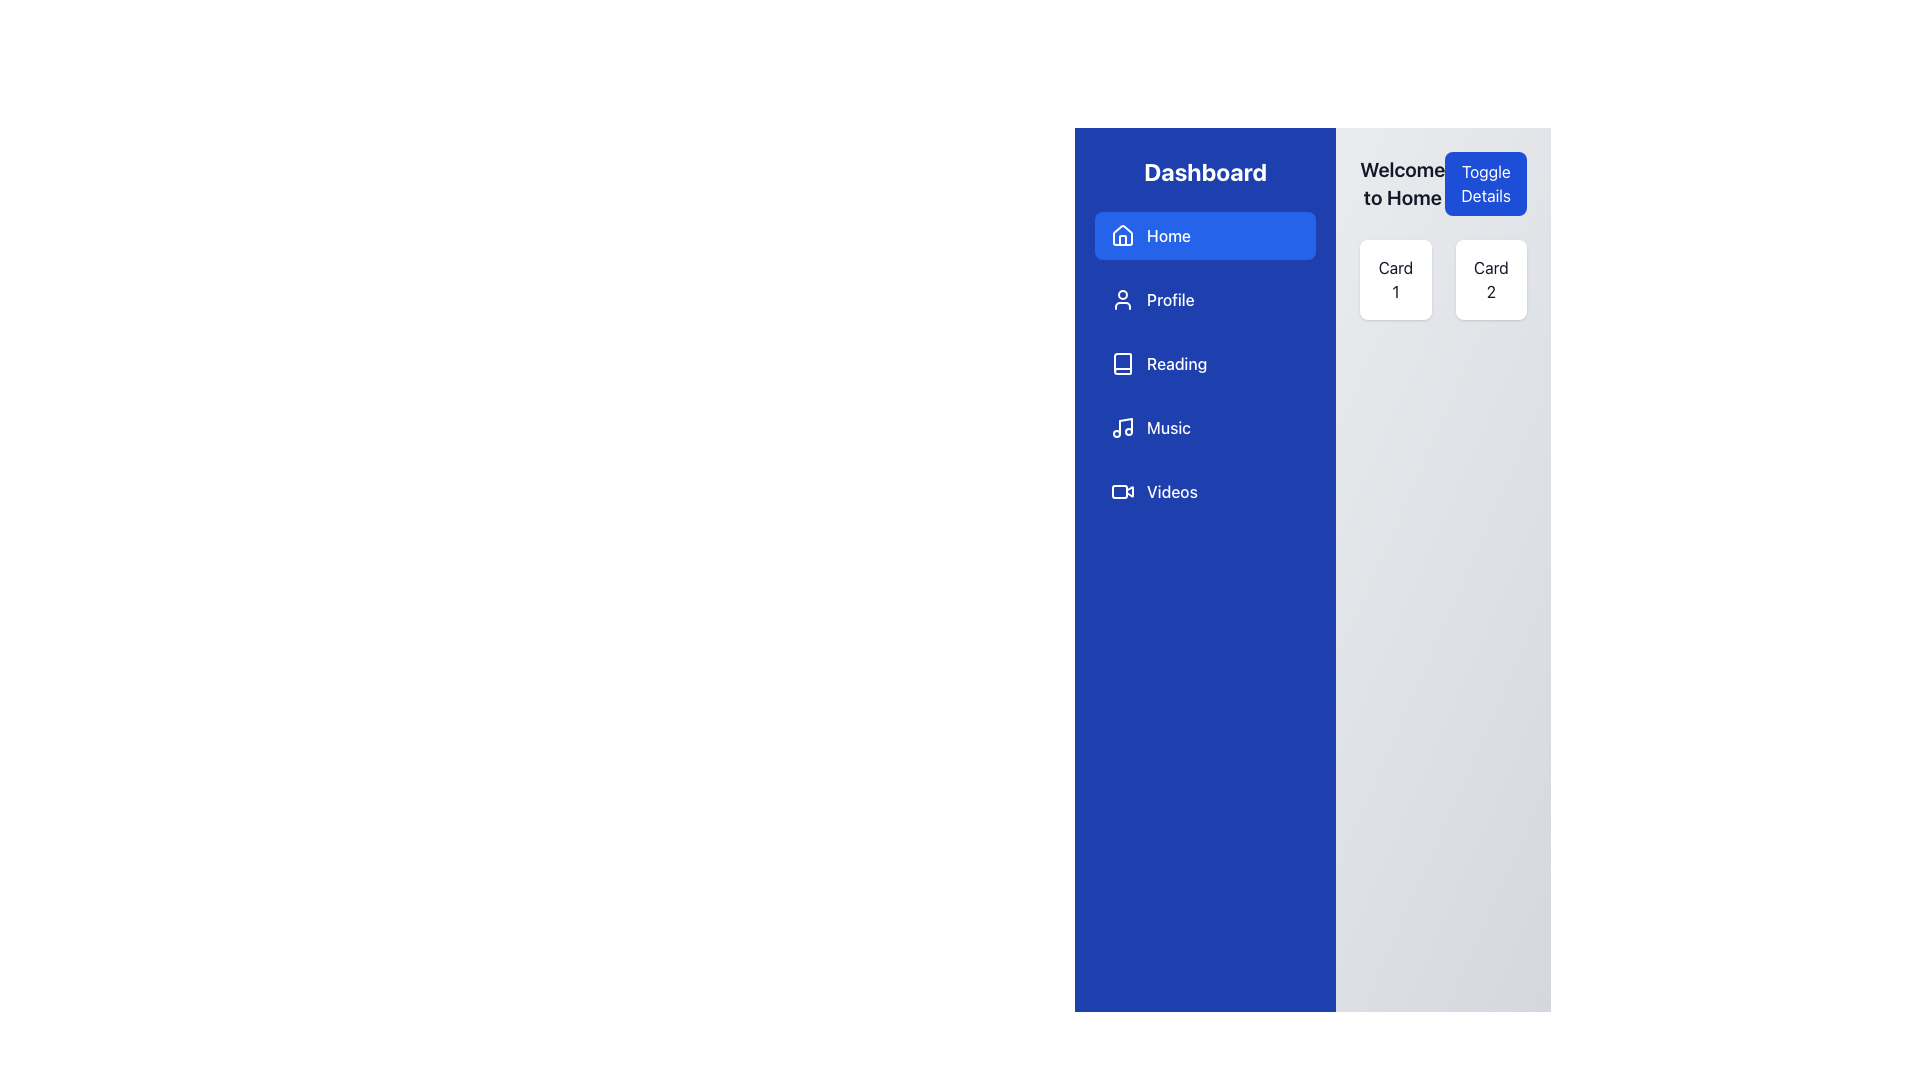 The image size is (1920, 1080). I want to click on the 'Videos' menu item located as the fifth item in the sidebar navigation menu, so click(1204, 492).